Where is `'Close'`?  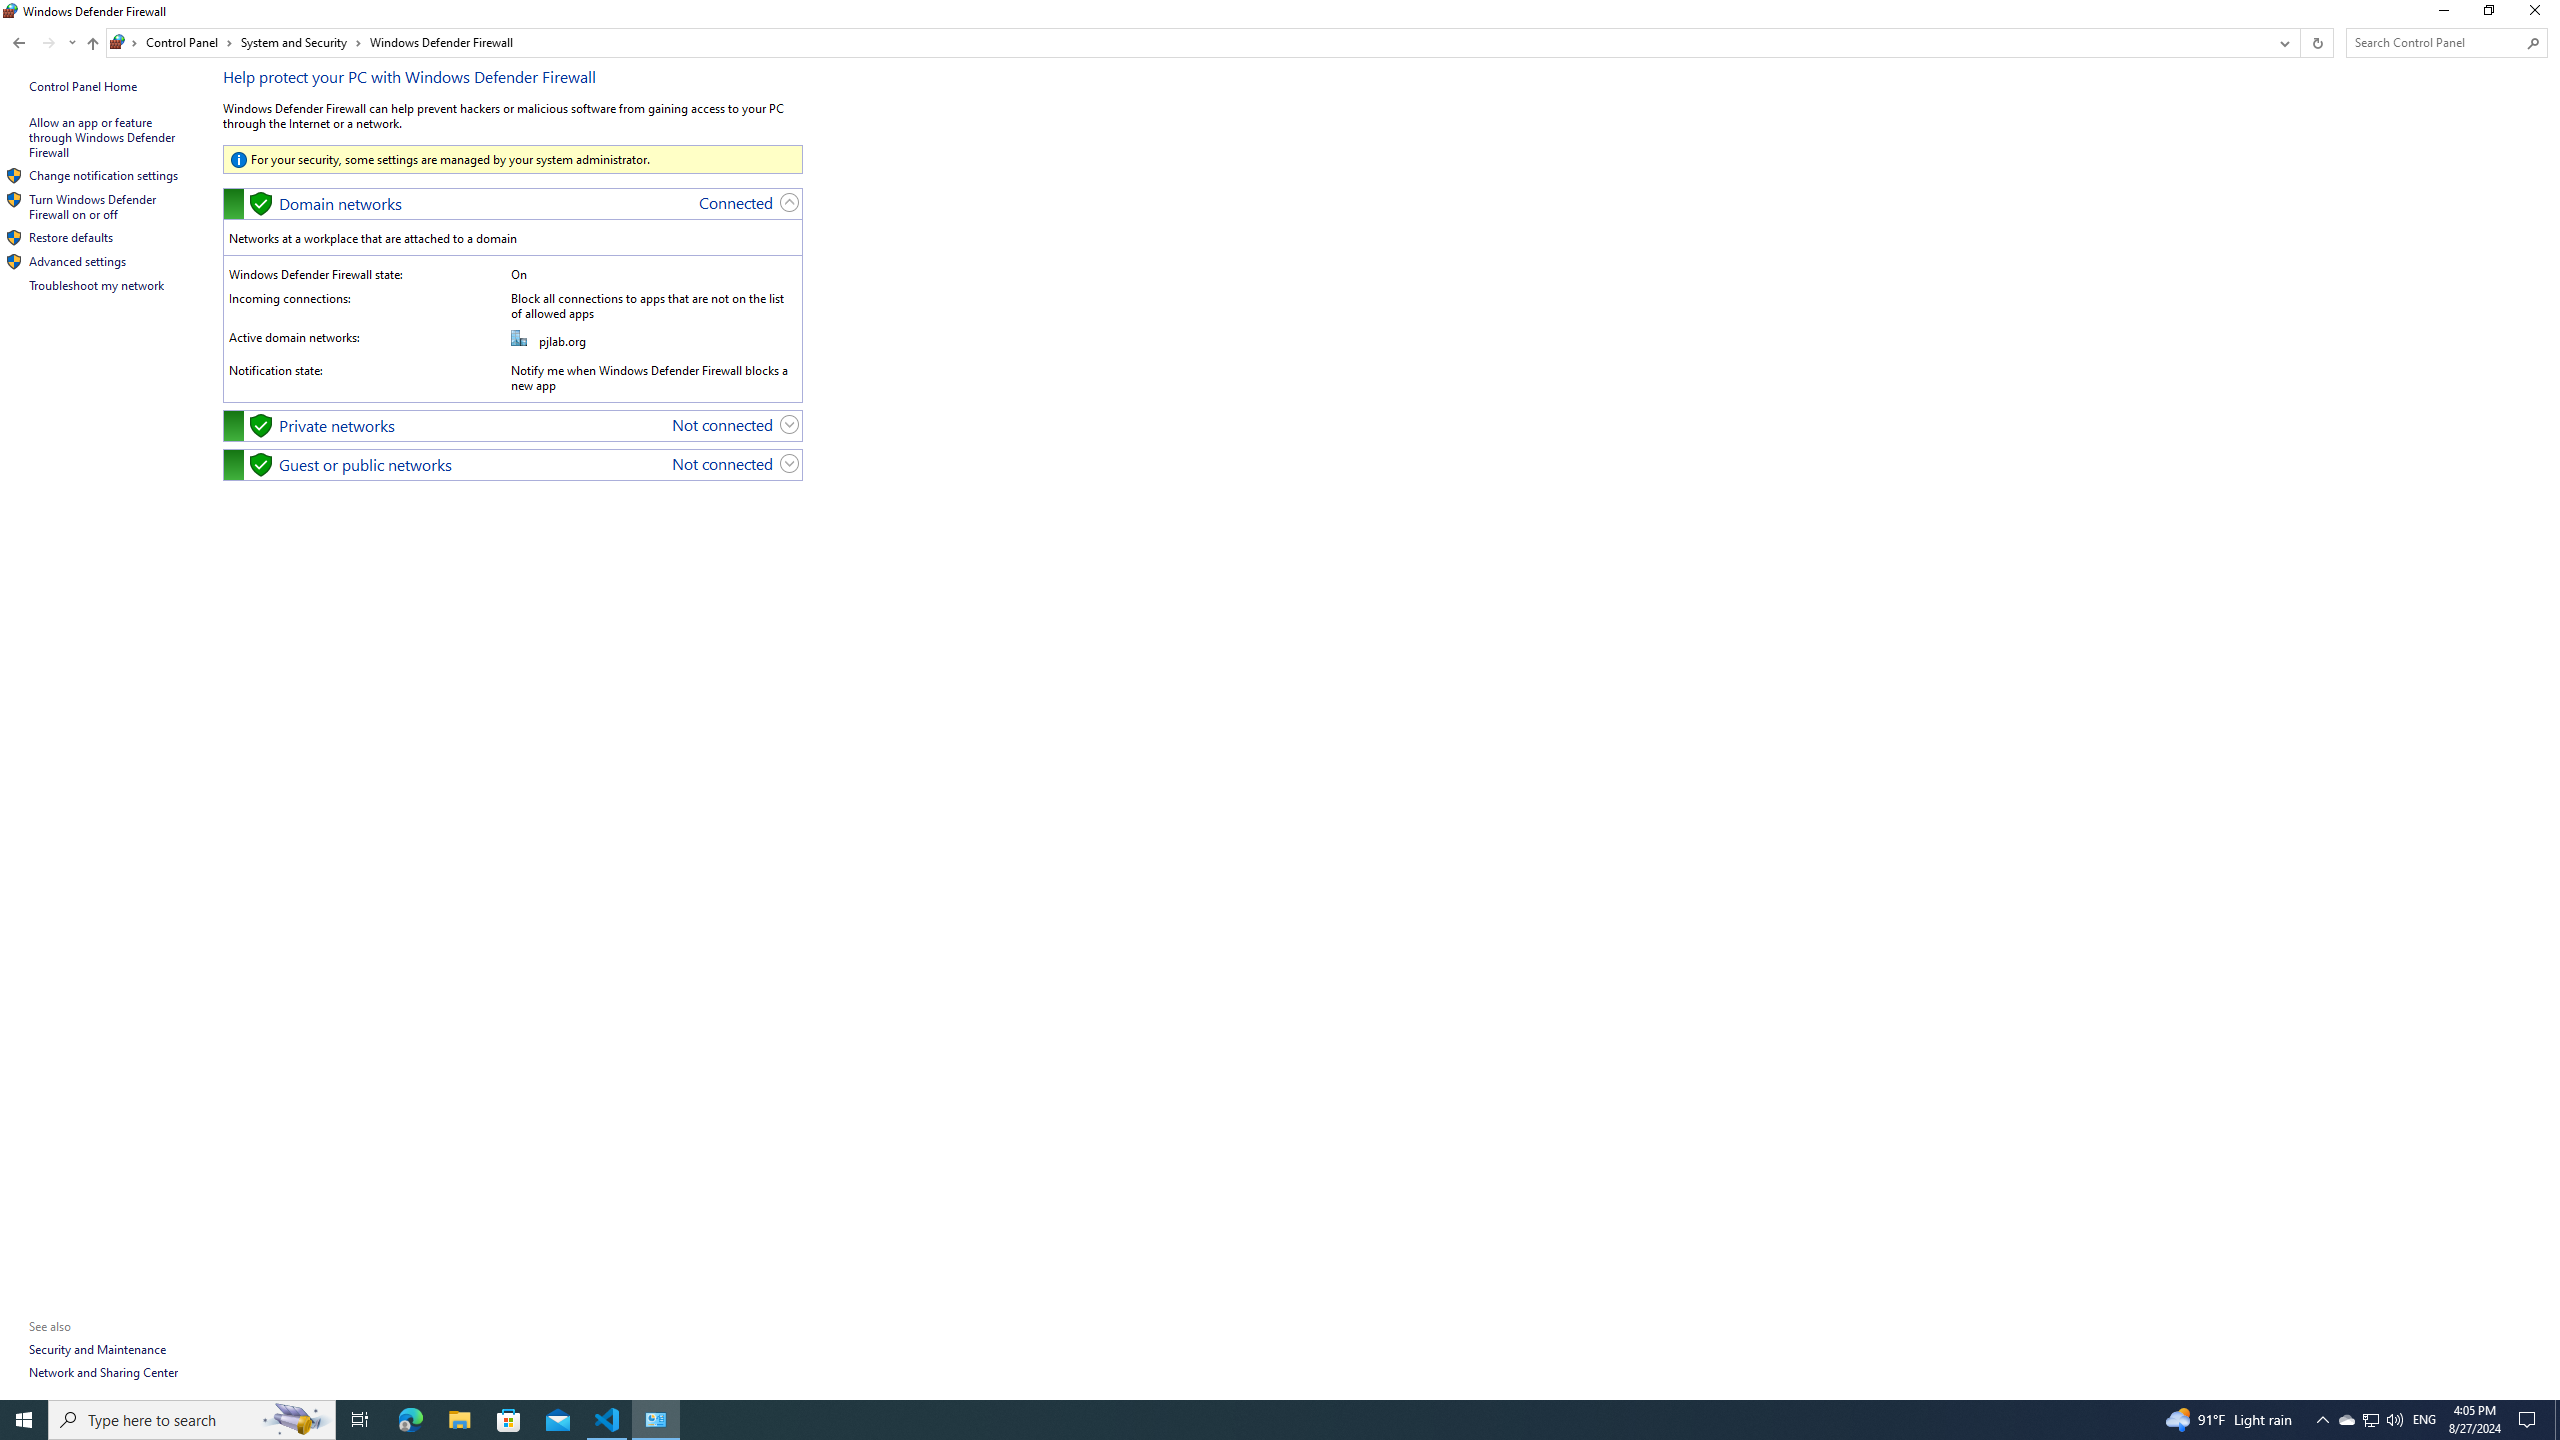 'Close' is located at coordinates (2539, 15).